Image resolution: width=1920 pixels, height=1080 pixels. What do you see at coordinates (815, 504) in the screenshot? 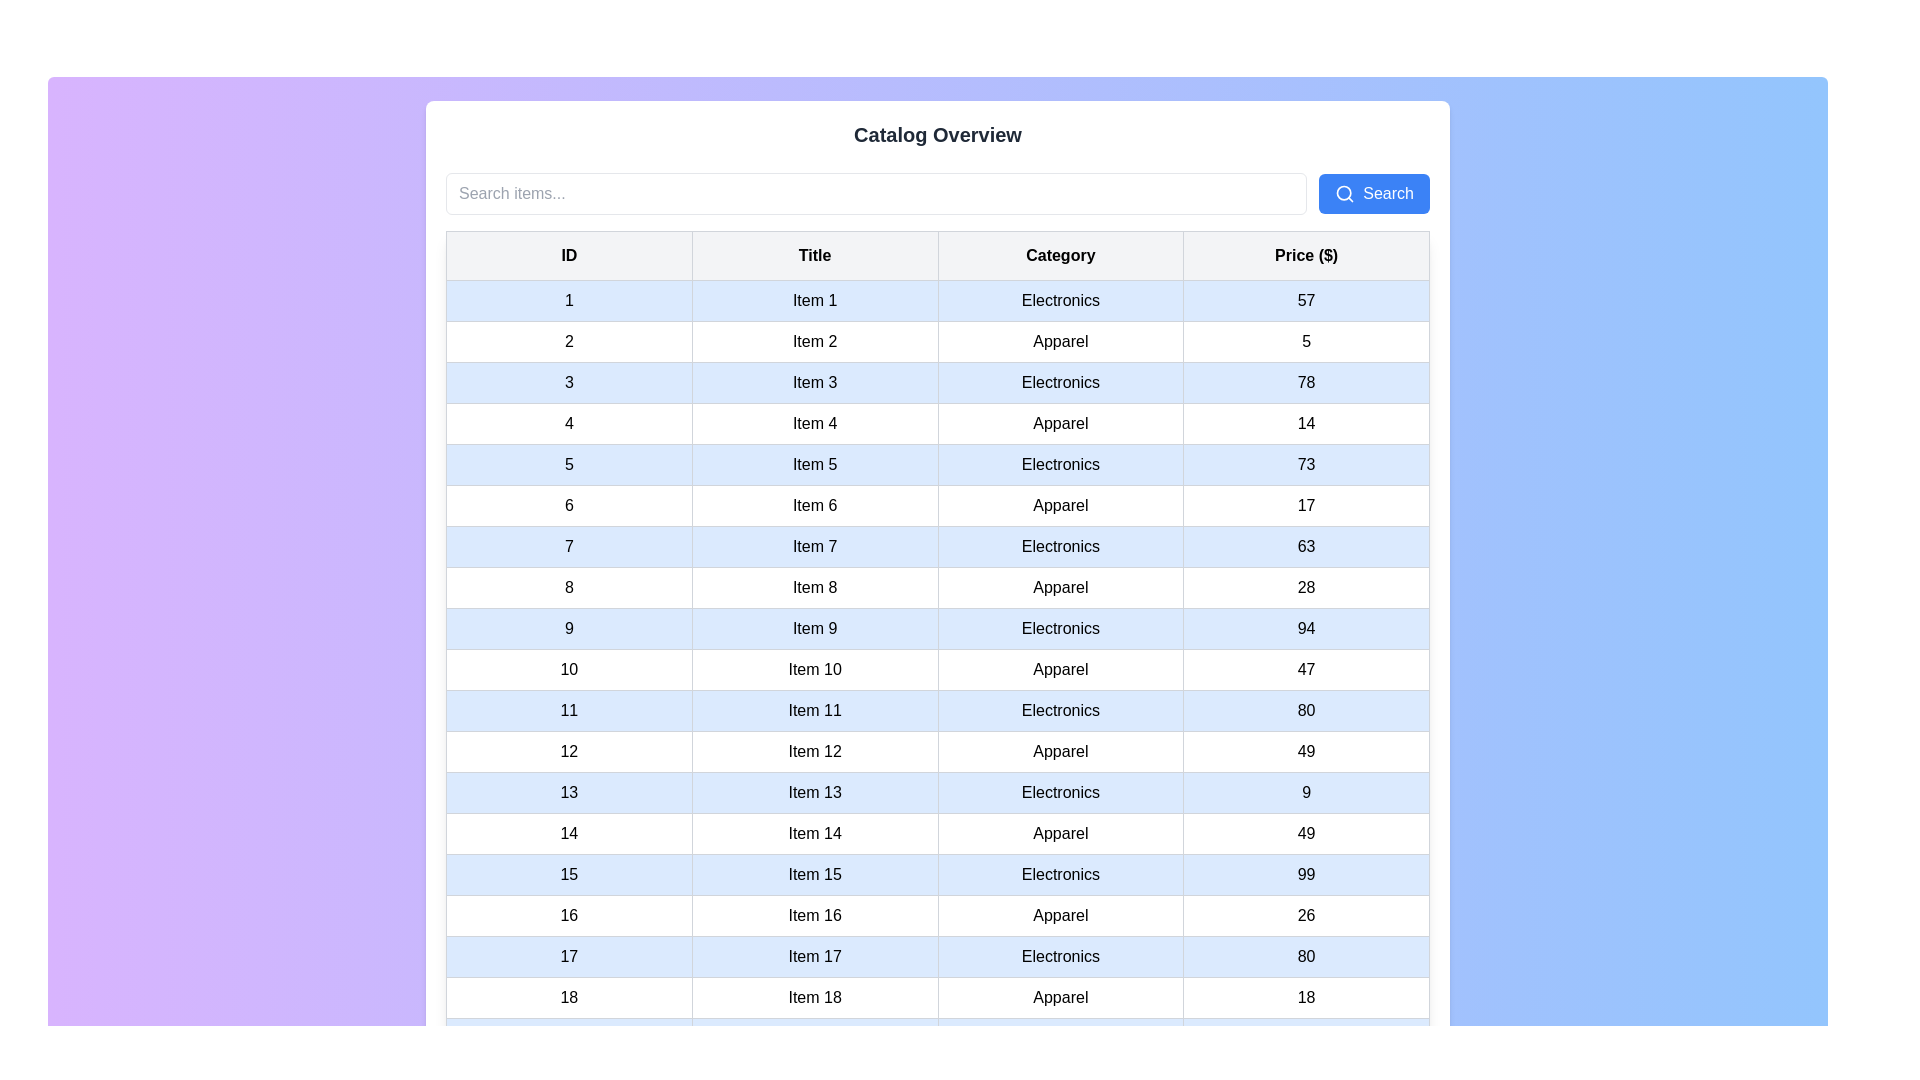
I see `displayed text from the table cell in the second column of the sixth row under the 'Title' header` at bounding box center [815, 504].